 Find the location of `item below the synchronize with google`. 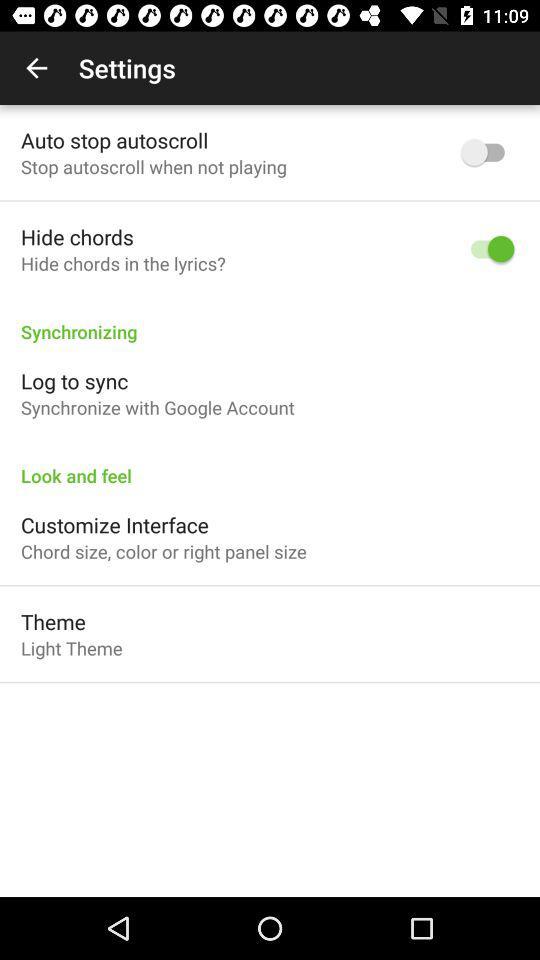

item below the synchronize with google is located at coordinates (270, 465).